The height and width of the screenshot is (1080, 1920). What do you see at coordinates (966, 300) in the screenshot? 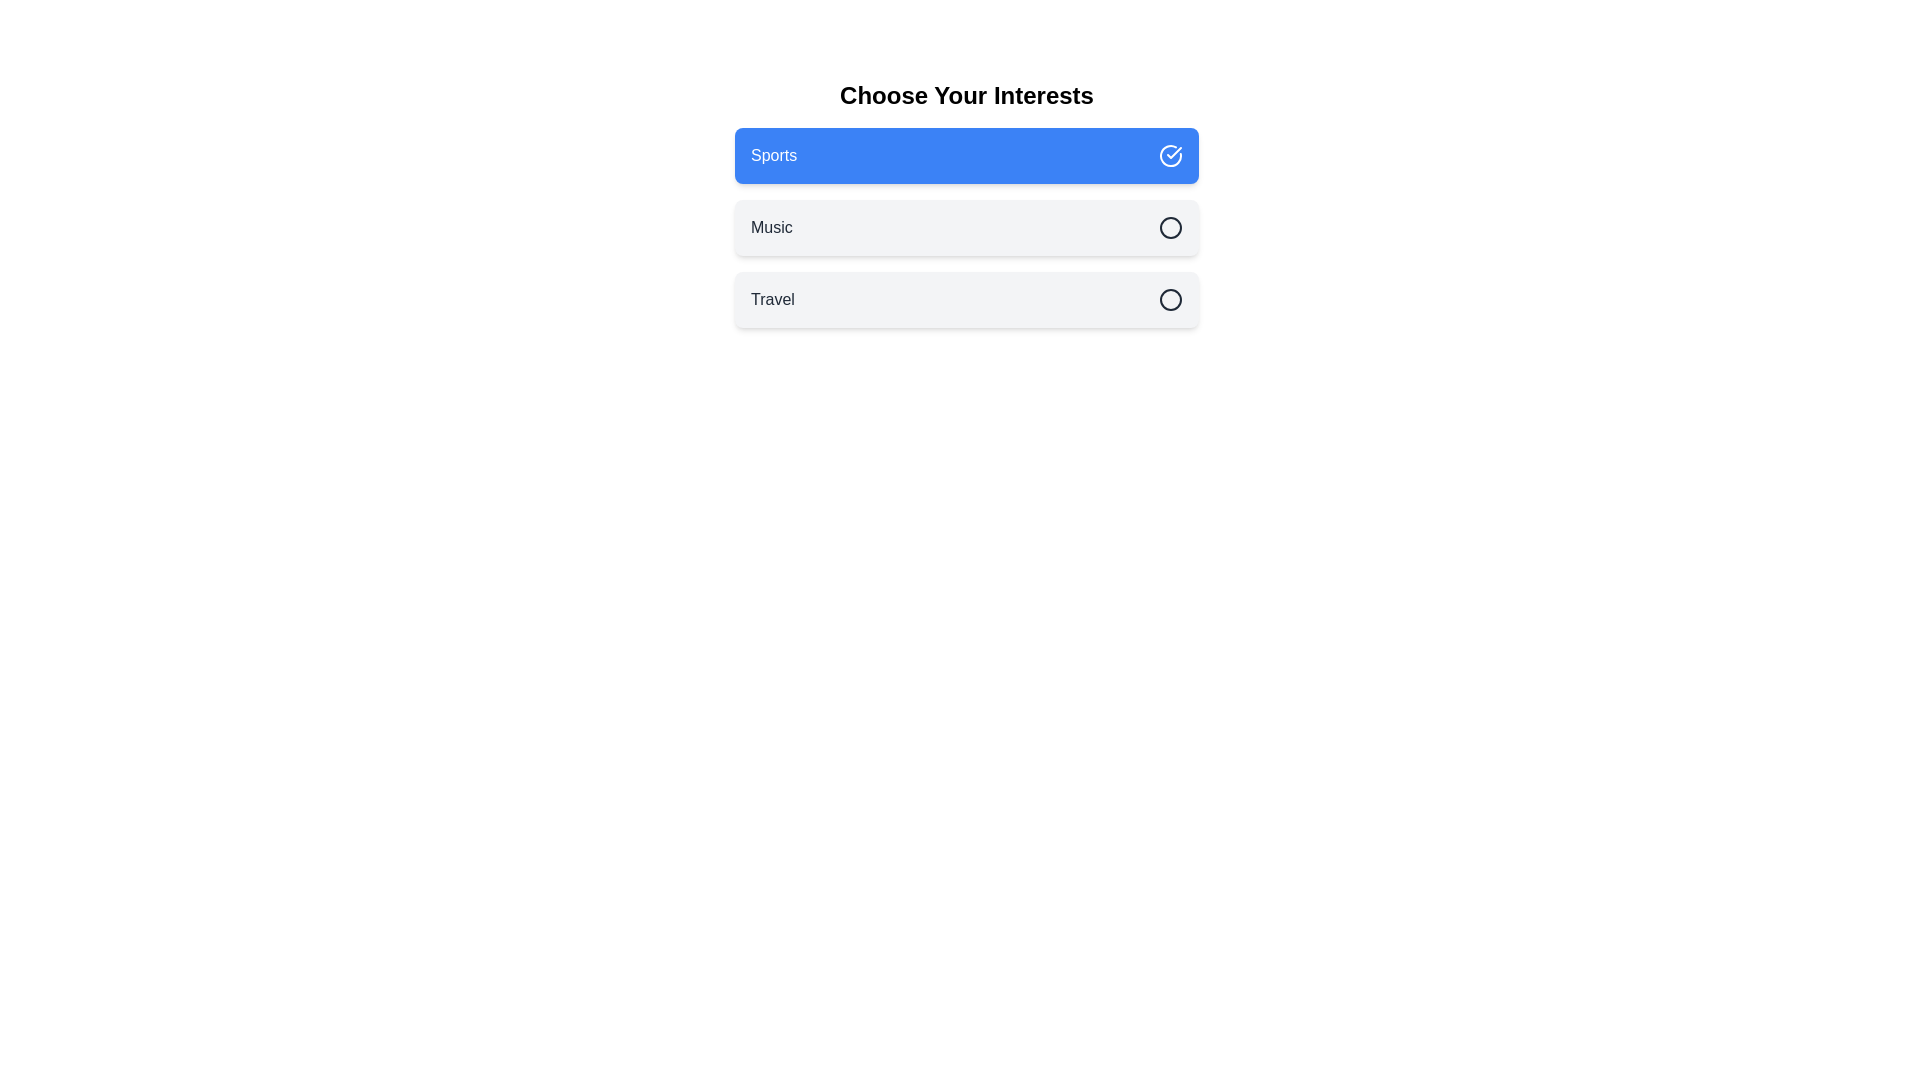
I see `the chip labeled Travel` at bounding box center [966, 300].